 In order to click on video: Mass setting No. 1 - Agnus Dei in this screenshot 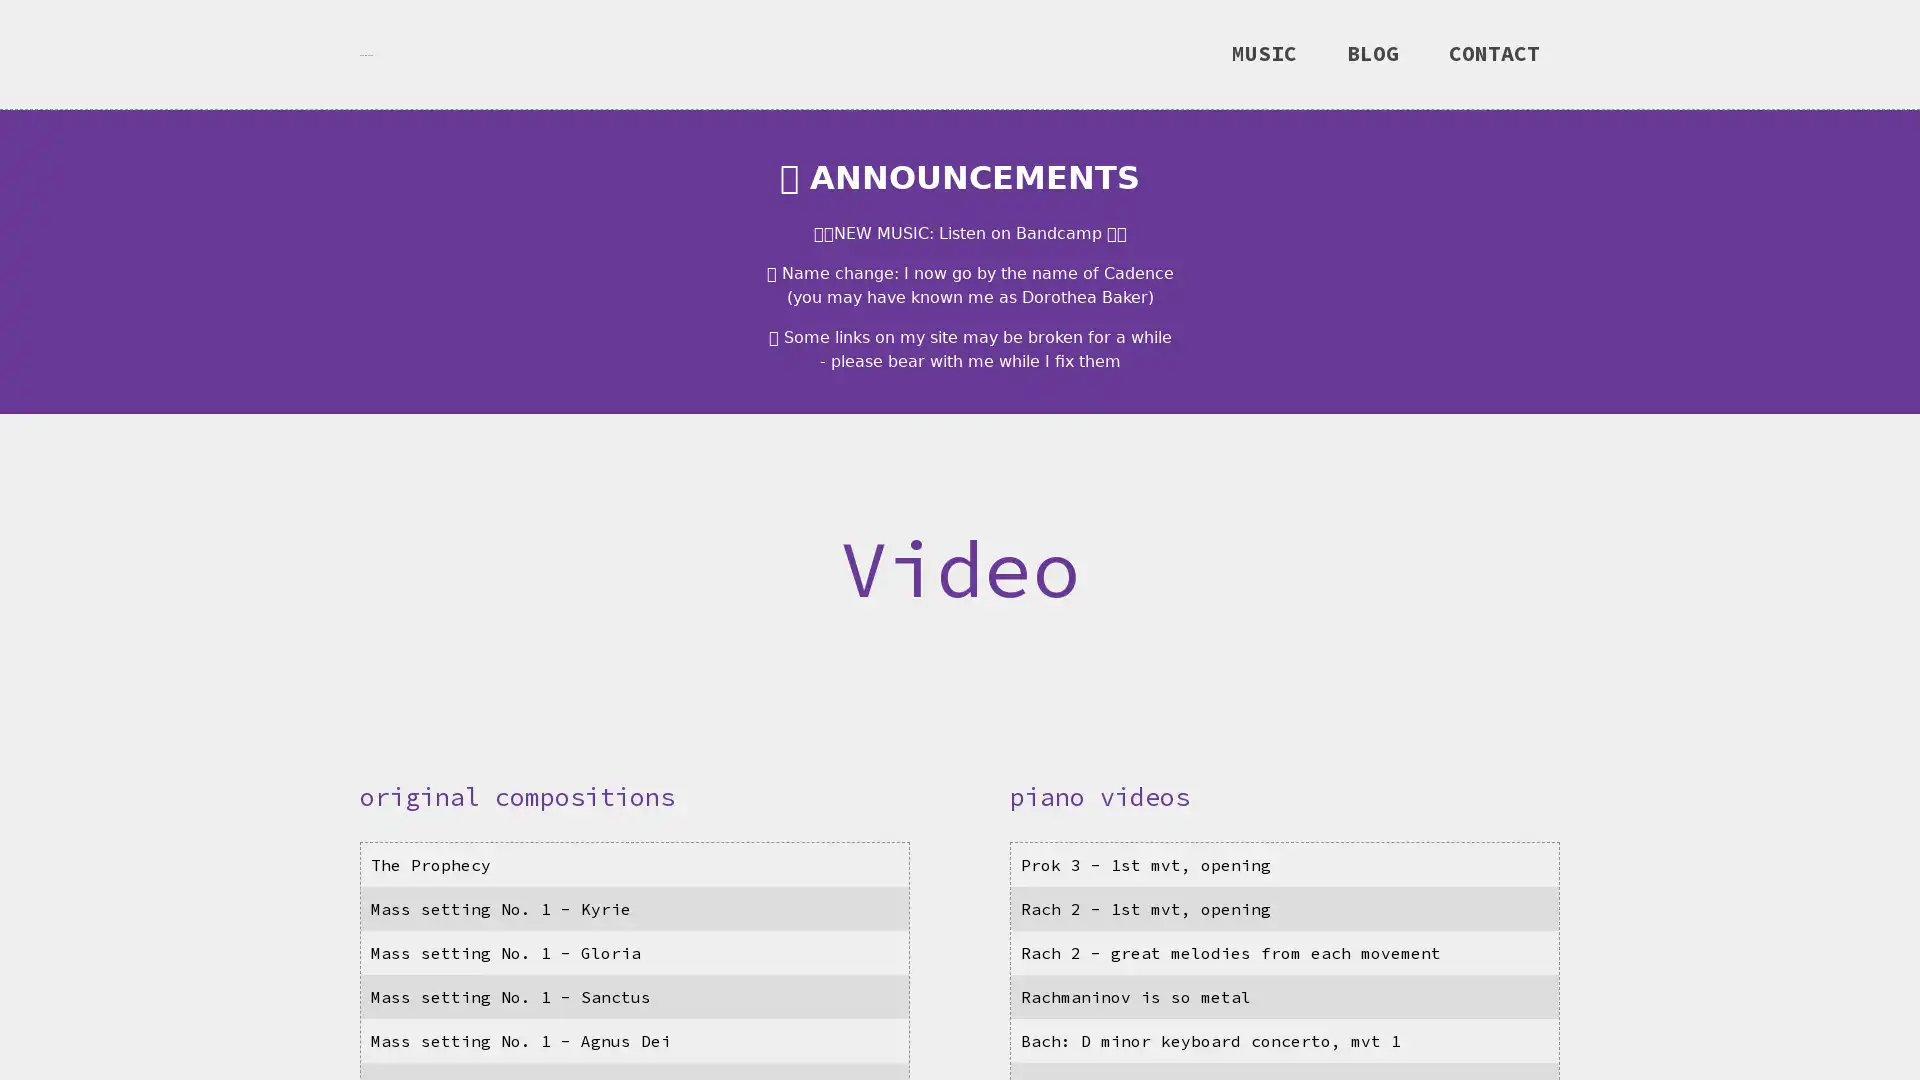, I will do `click(633, 1039)`.